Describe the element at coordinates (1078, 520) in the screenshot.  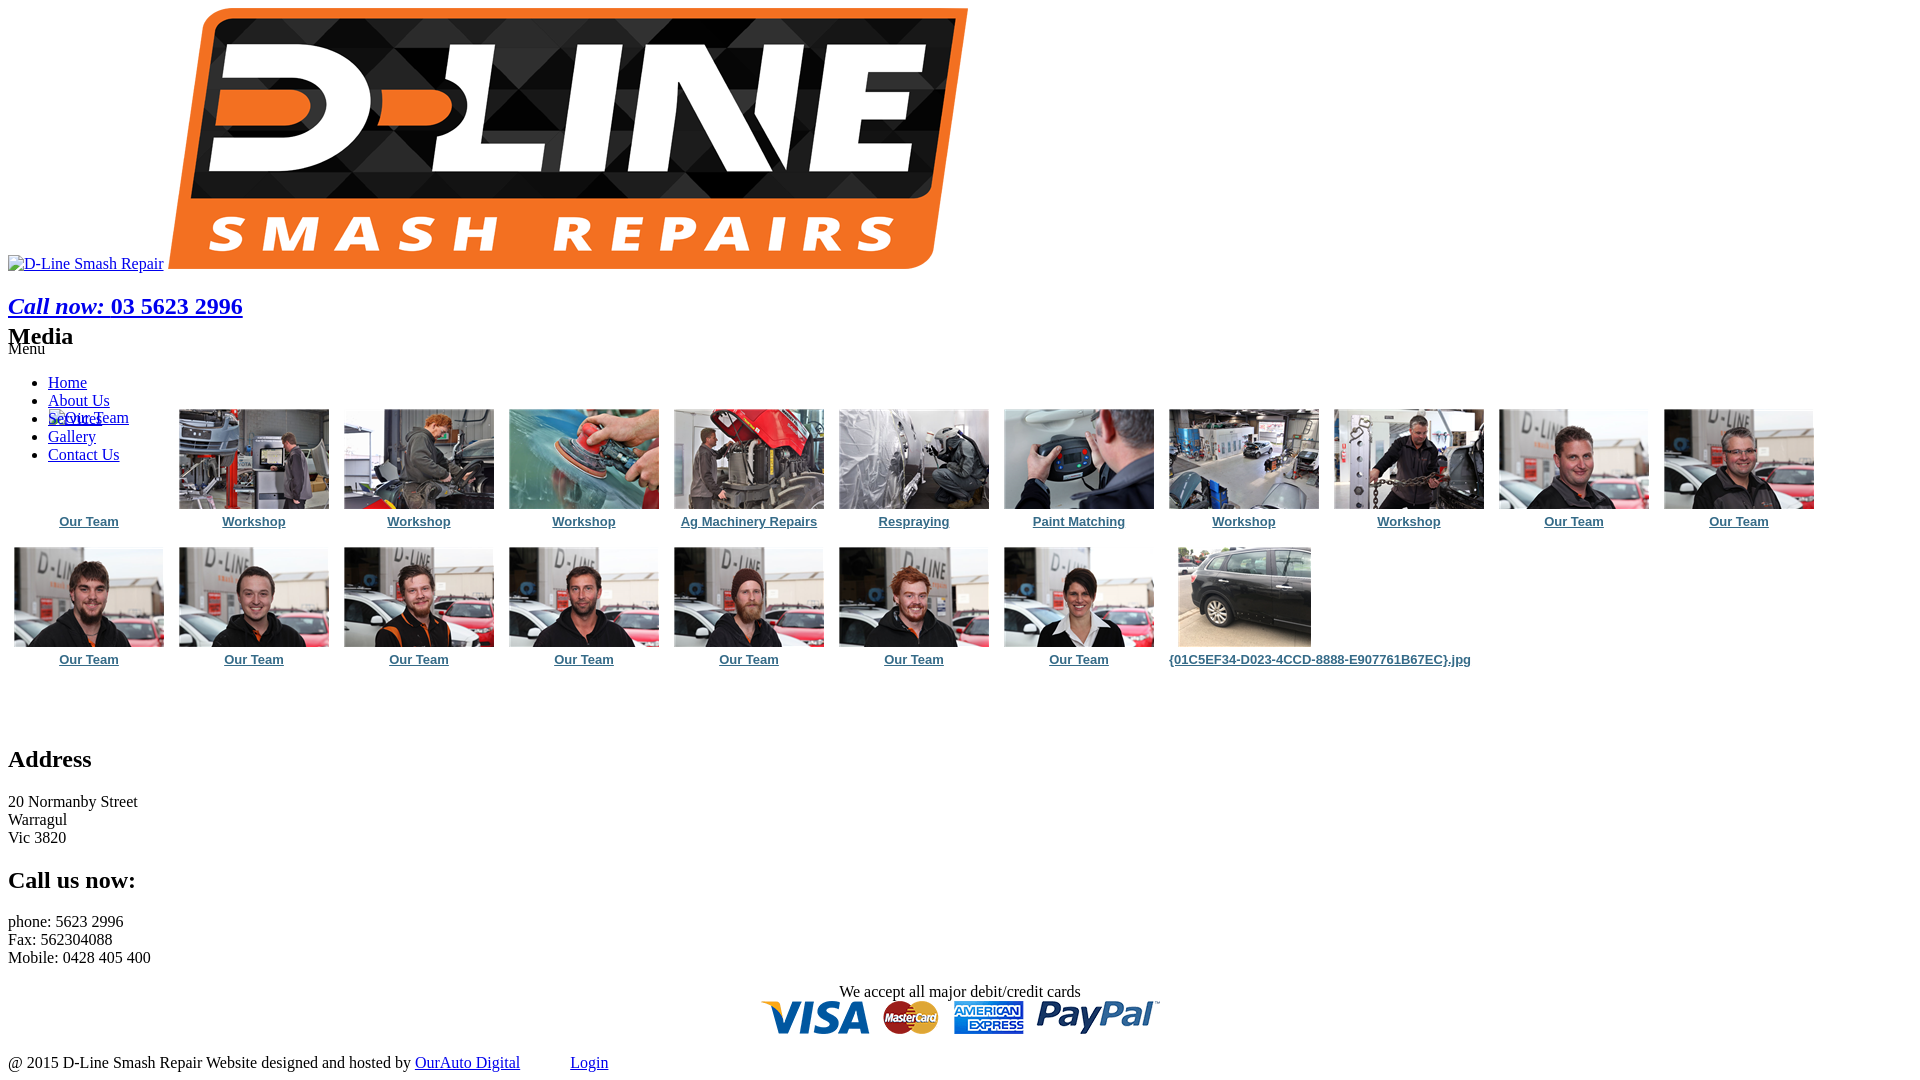
I see `'Paint Matching'` at that location.